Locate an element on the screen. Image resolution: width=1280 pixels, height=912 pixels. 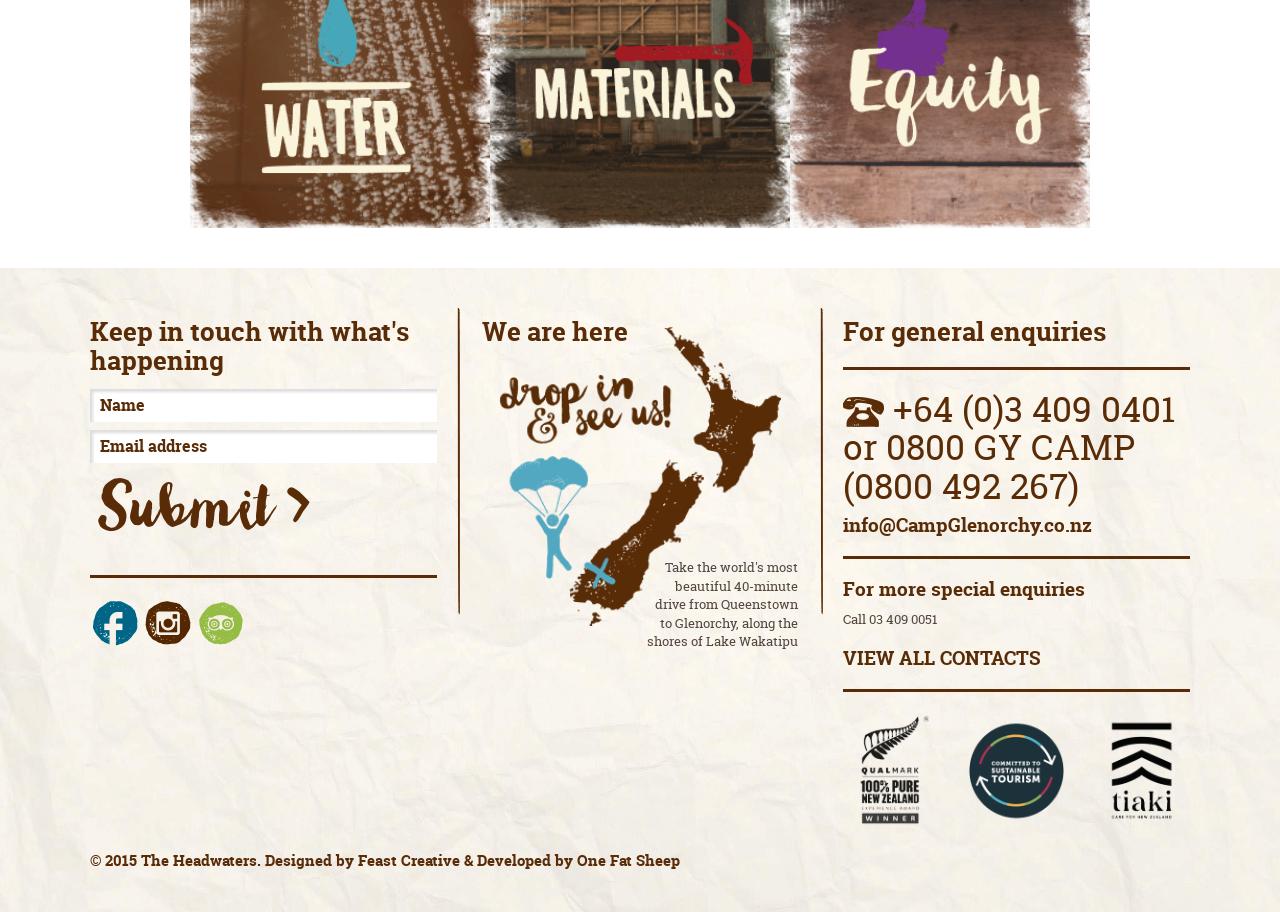
'© 2015 The Headwaters. Designed by' is located at coordinates (88, 860).